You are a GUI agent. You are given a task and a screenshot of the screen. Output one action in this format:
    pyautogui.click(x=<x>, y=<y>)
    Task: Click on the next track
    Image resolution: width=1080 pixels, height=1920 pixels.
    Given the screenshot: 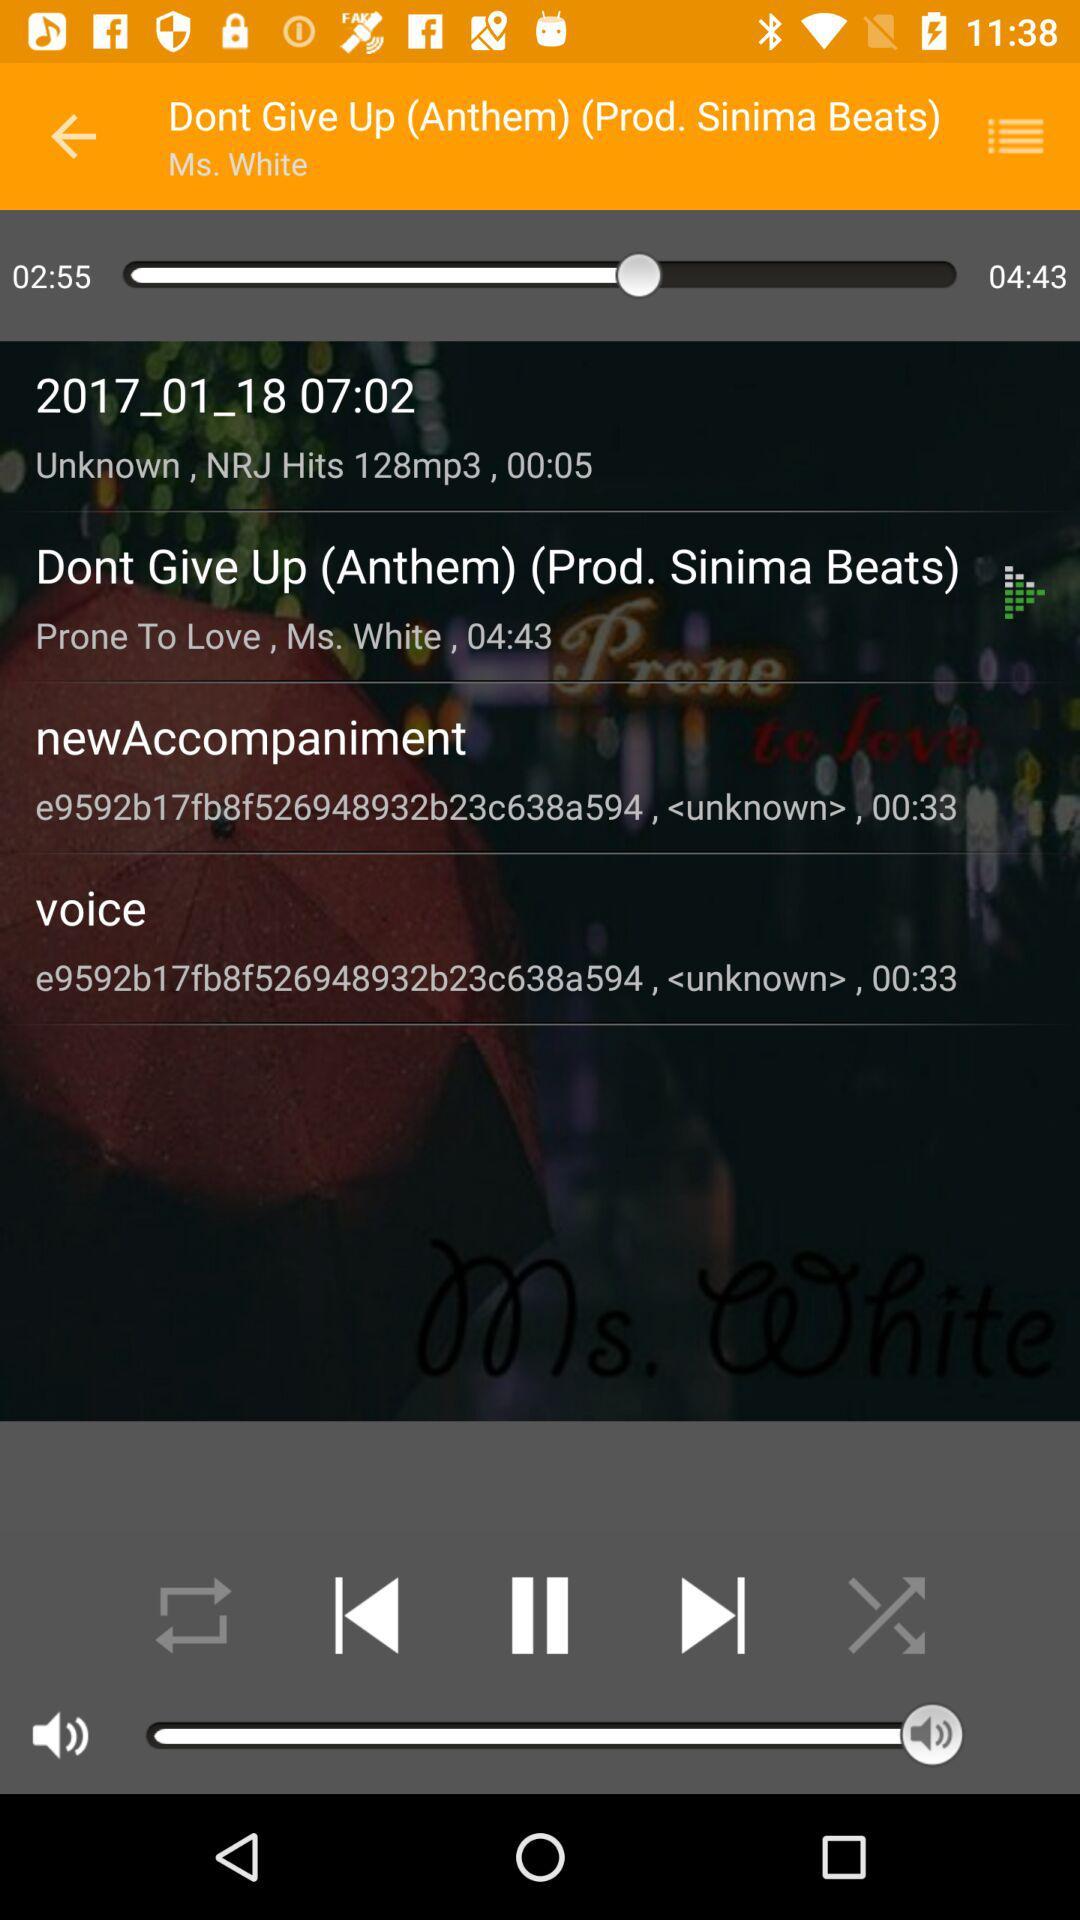 What is the action you would take?
    pyautogui.click(x=712, y=1615)
    